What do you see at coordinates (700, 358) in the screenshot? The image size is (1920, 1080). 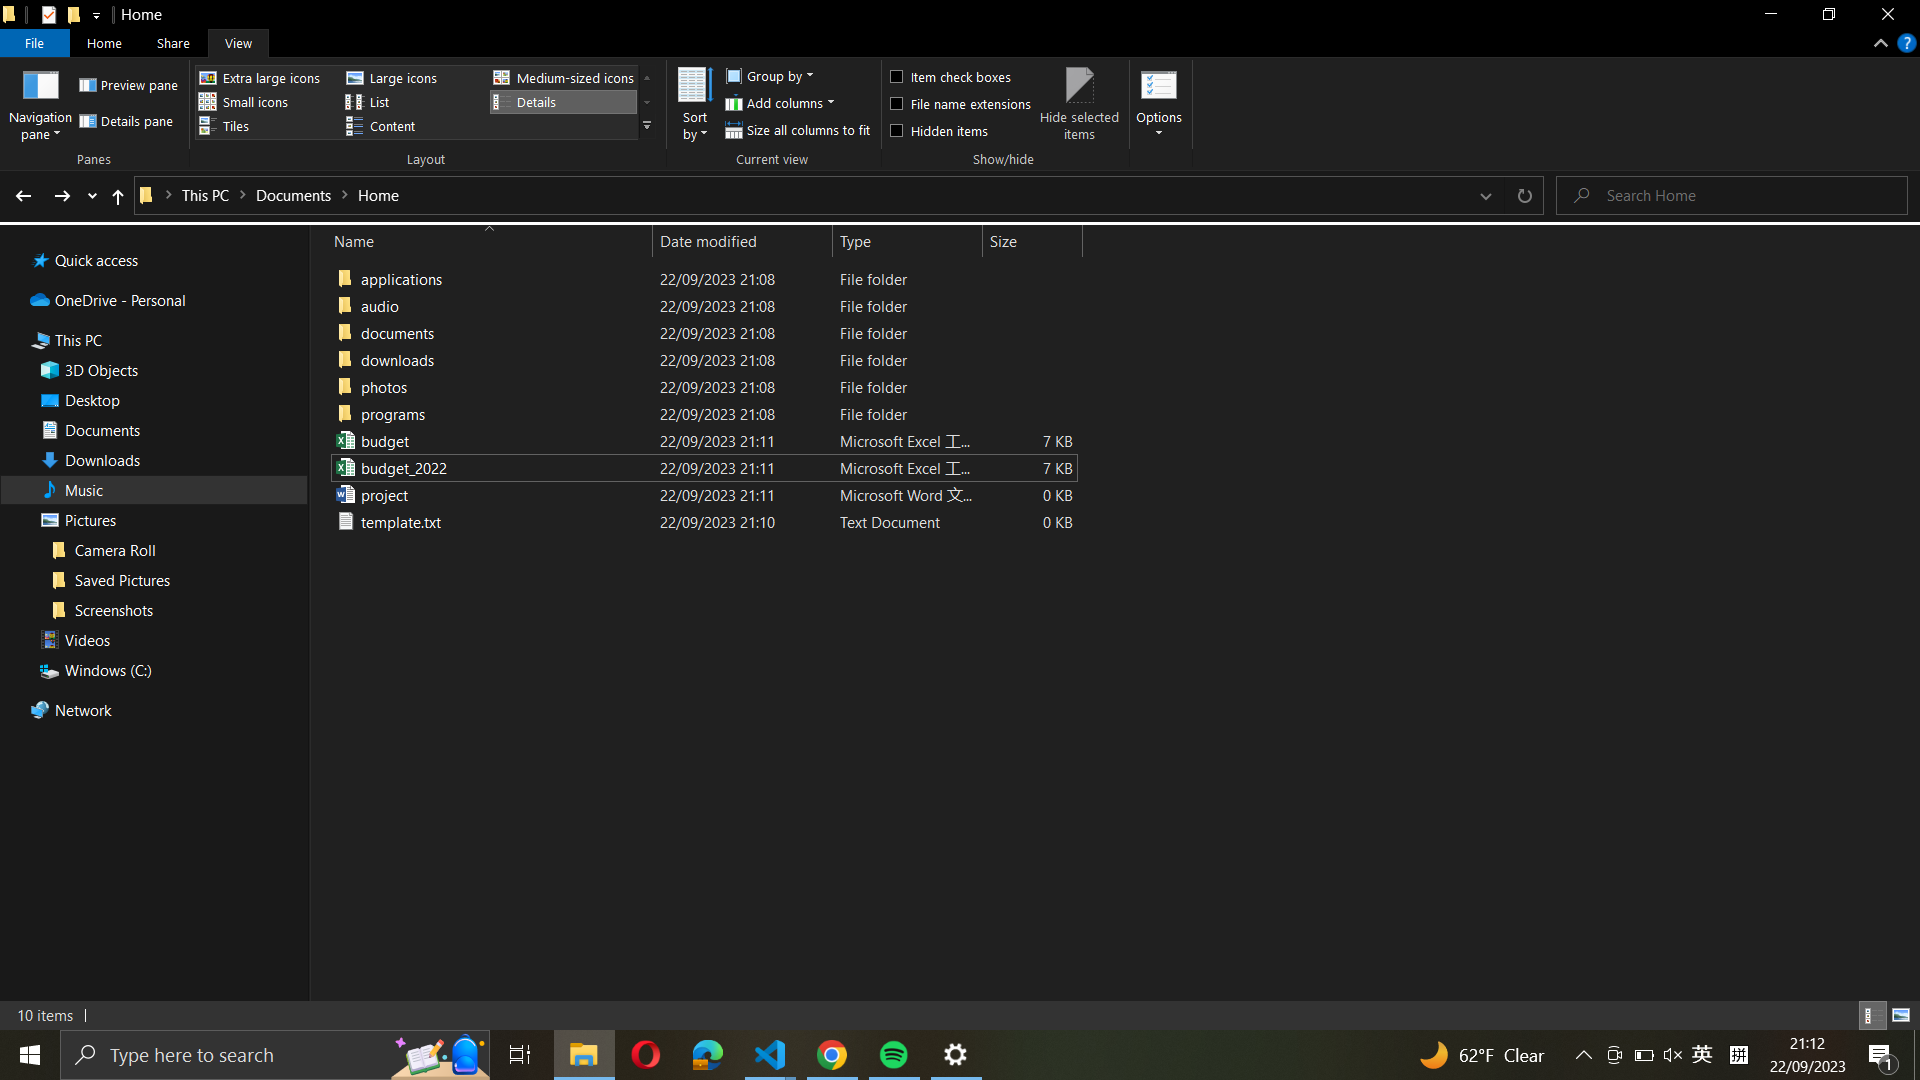 I see `Rearrange the files in "documents" folder by their names` at bounding box center [700, 358].